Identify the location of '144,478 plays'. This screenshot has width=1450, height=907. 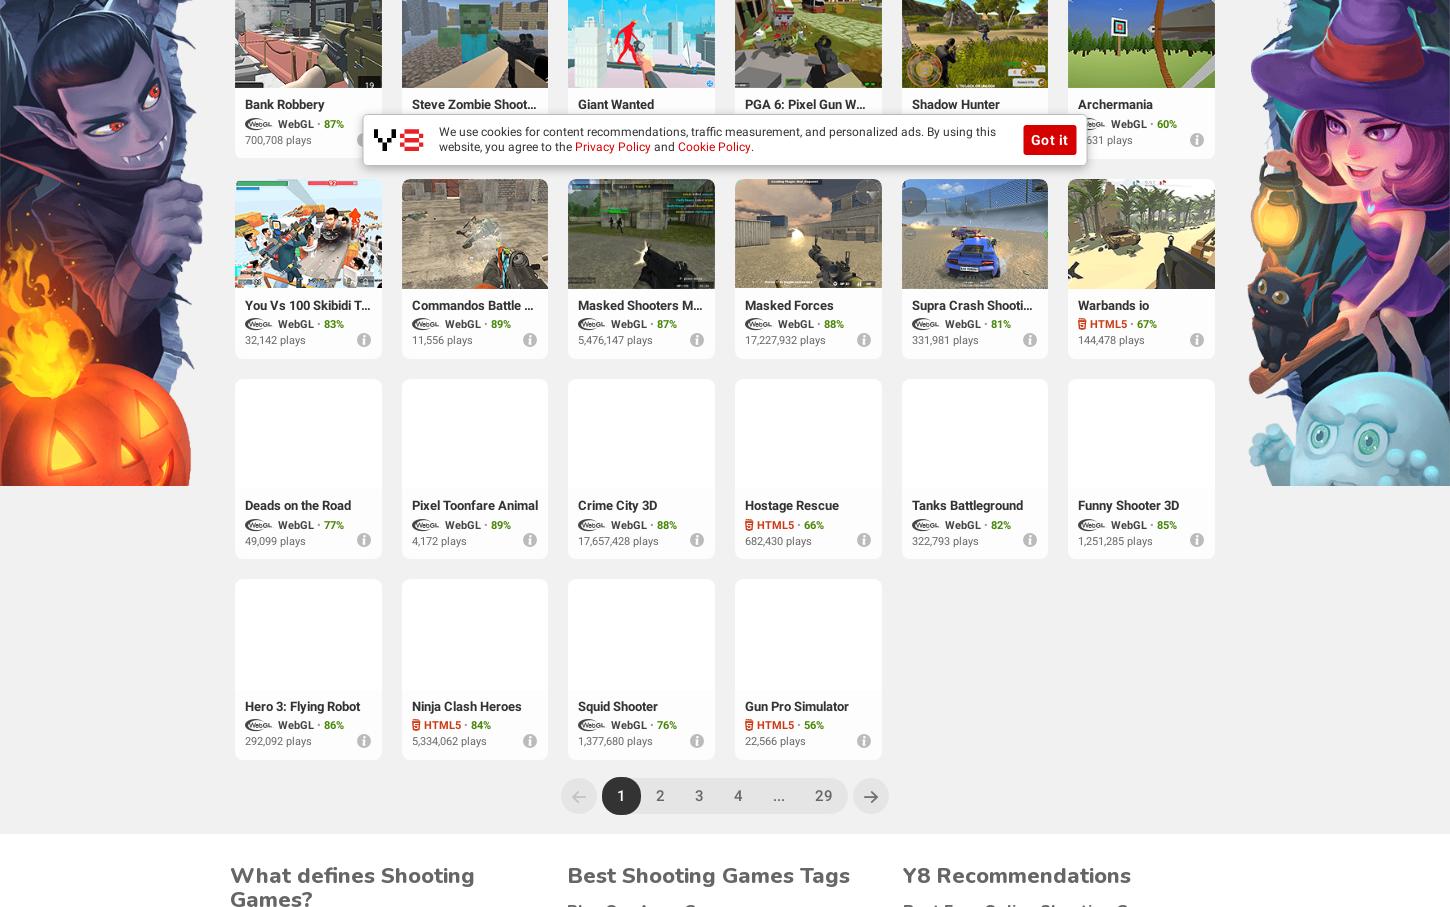
(1110, 339).